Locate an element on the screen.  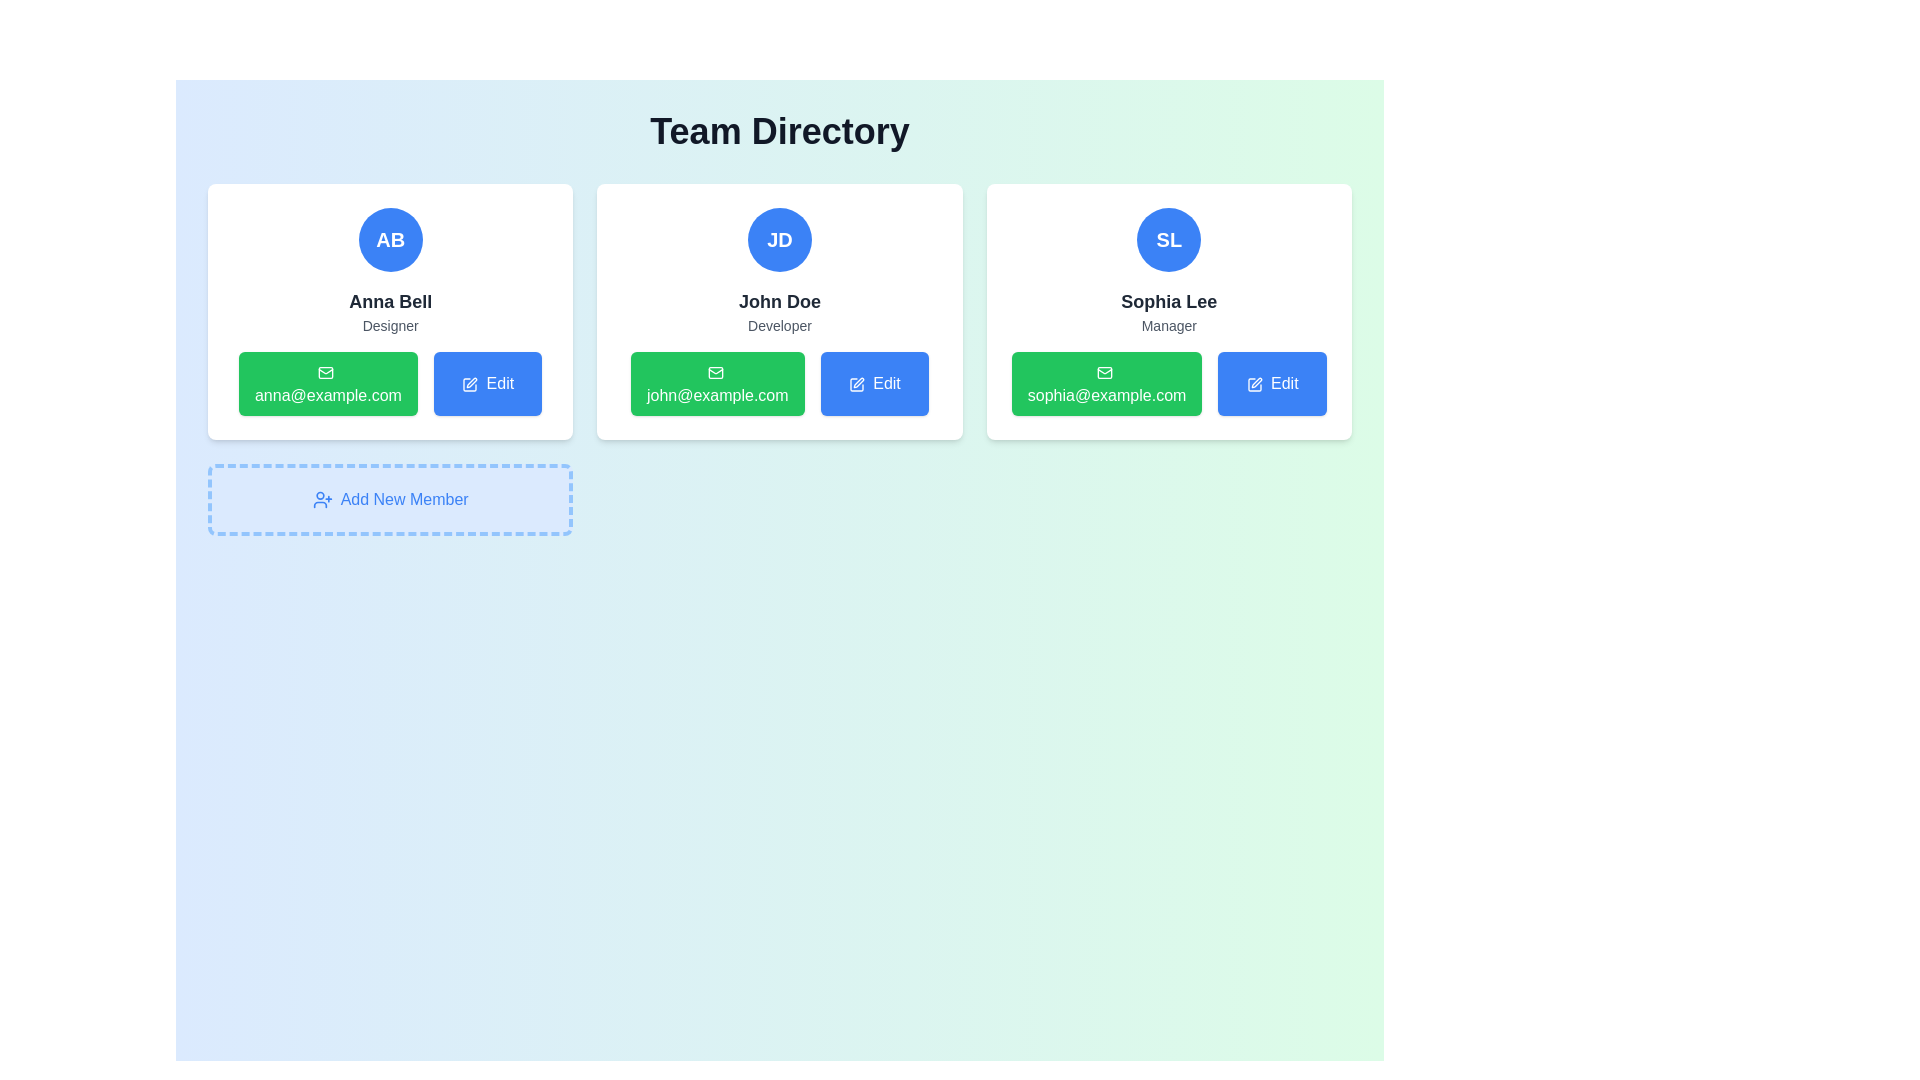
the vector graphic icon within the 'Edit' button for 'Anna Bell' in the Team Directory is located at coordinates (469, 384).